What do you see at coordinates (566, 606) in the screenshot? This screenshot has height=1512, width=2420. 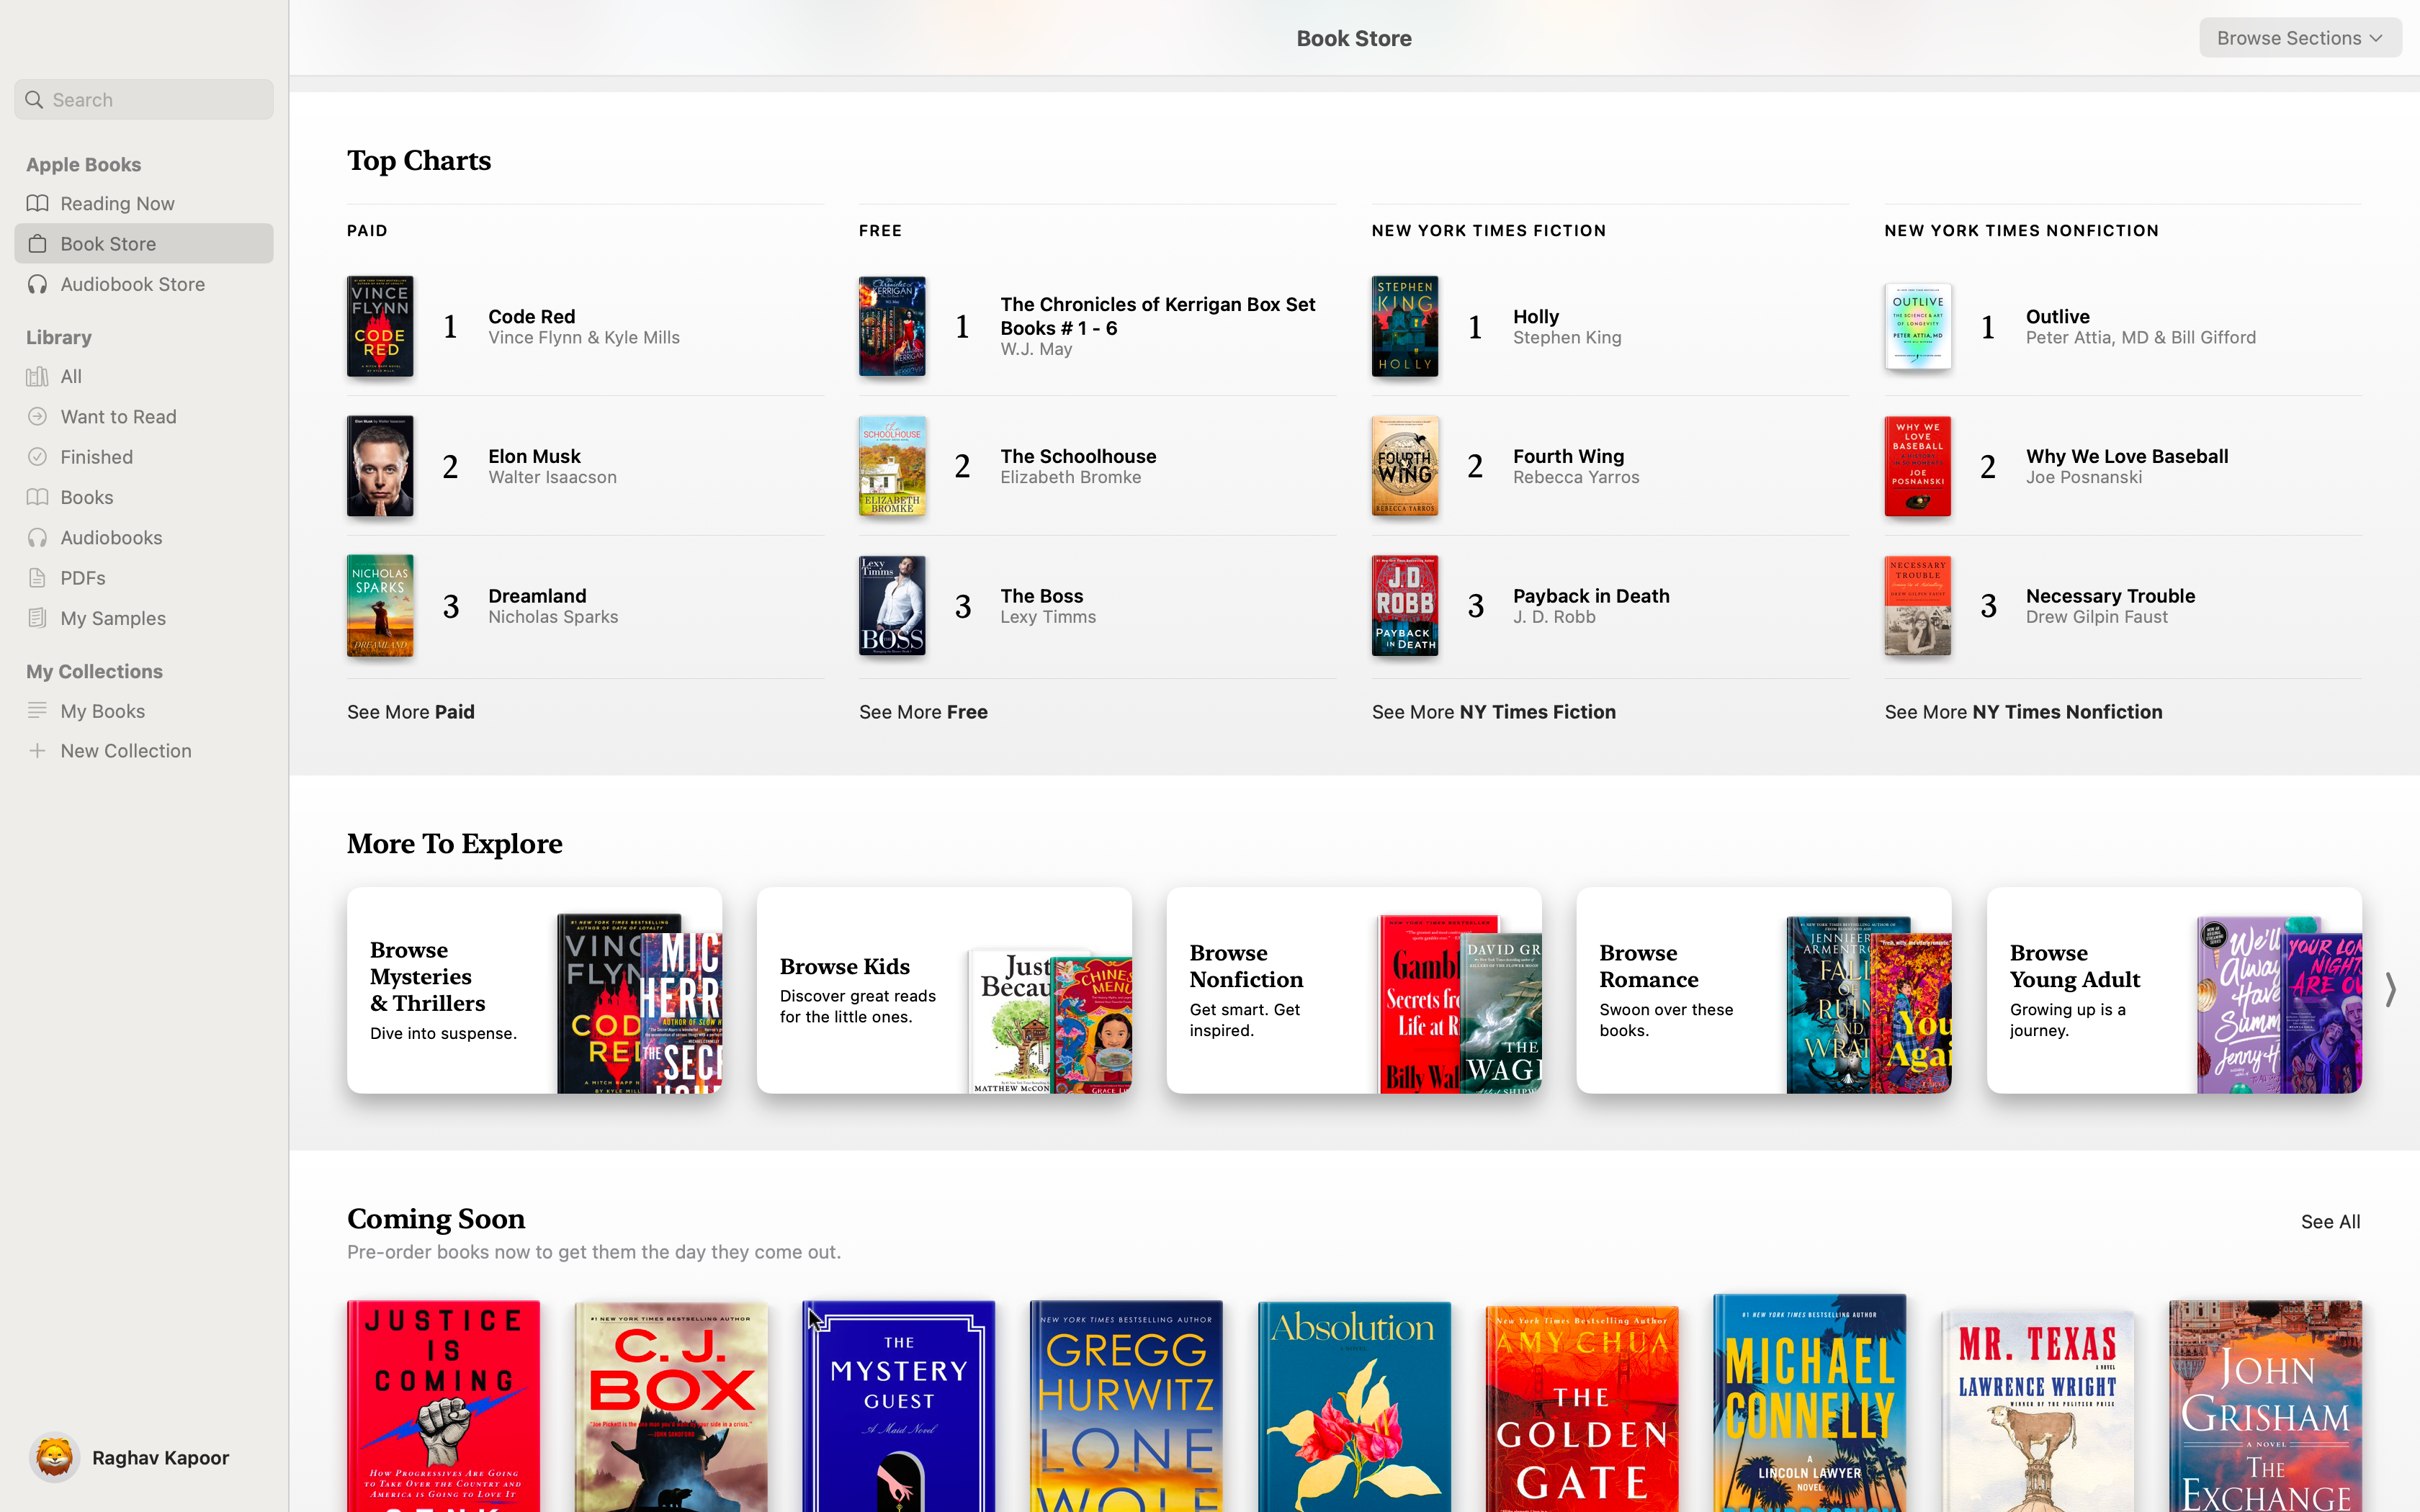 I see `reading of "Dreamland" from Bestseller paid charts` at bounding box center [566, 606].